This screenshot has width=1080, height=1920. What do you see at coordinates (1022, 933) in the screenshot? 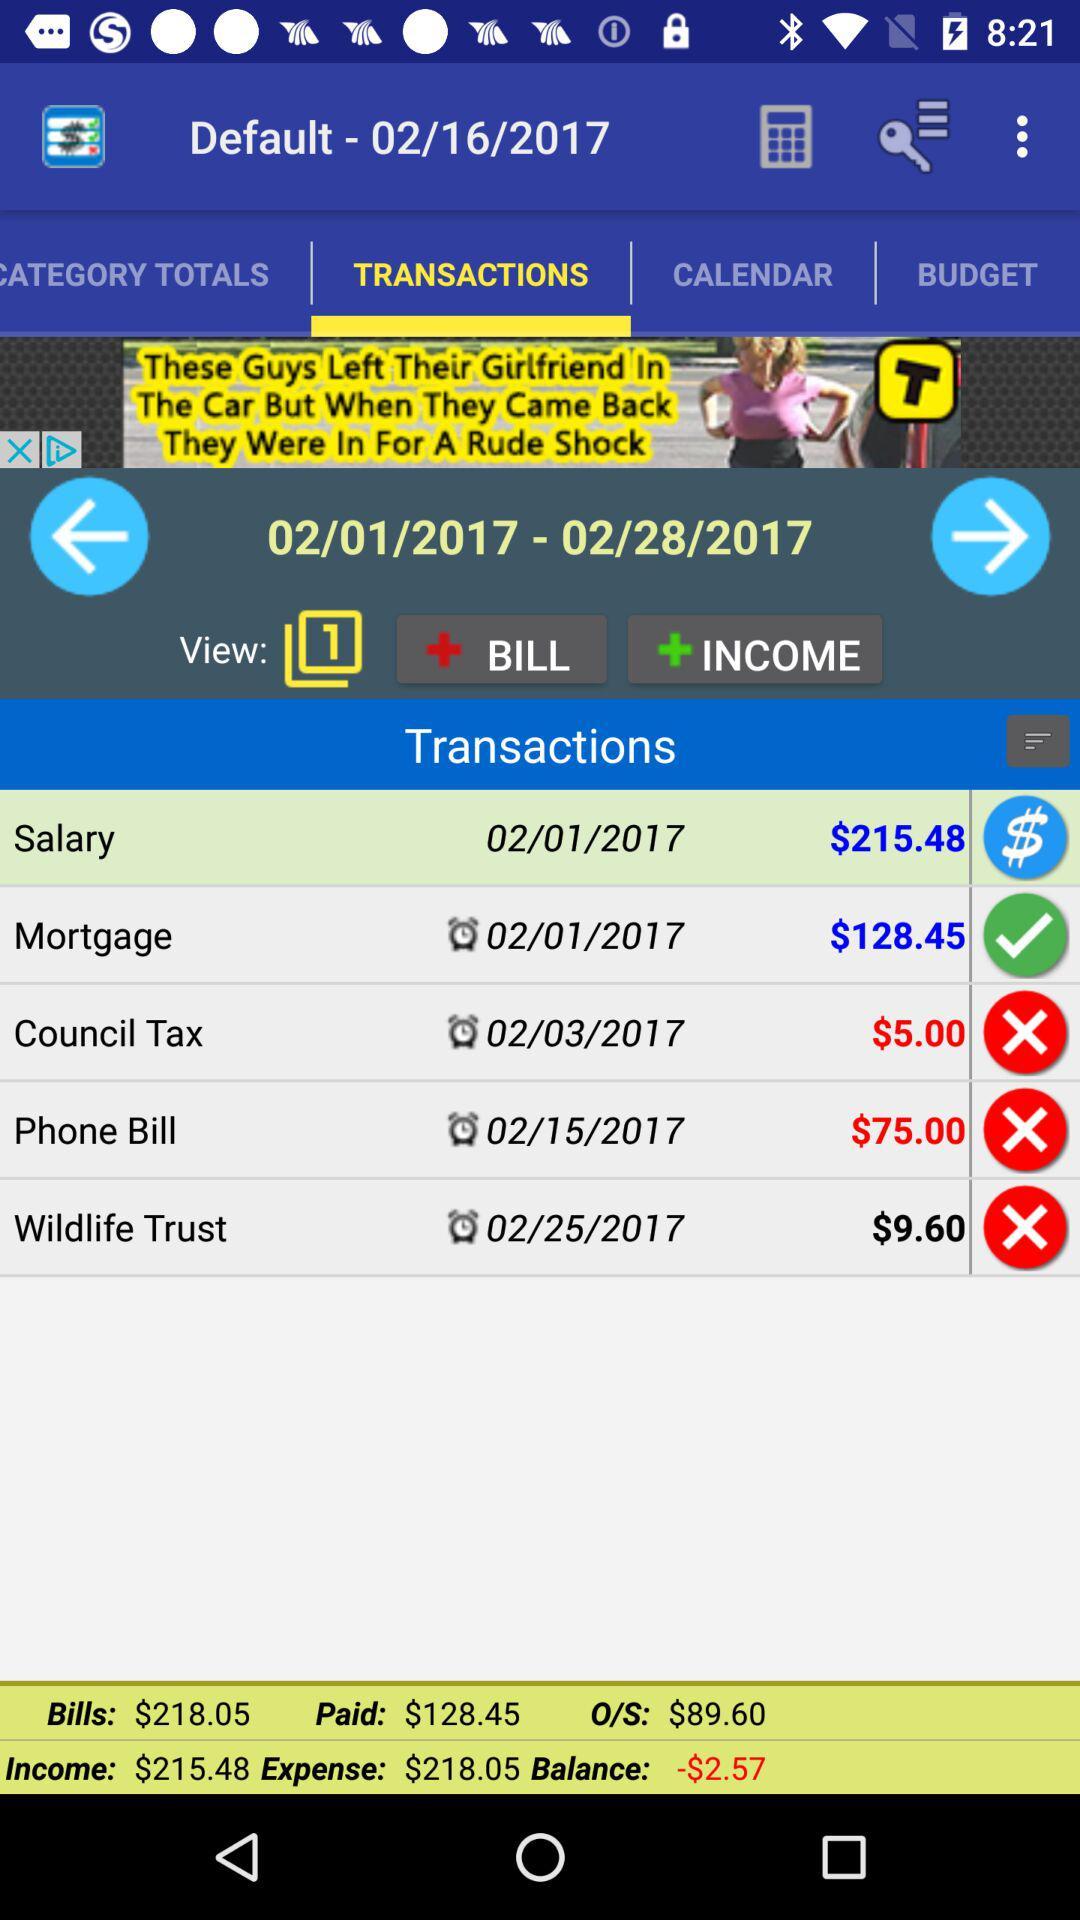
I see `add` at bounding box center [1022, 933].